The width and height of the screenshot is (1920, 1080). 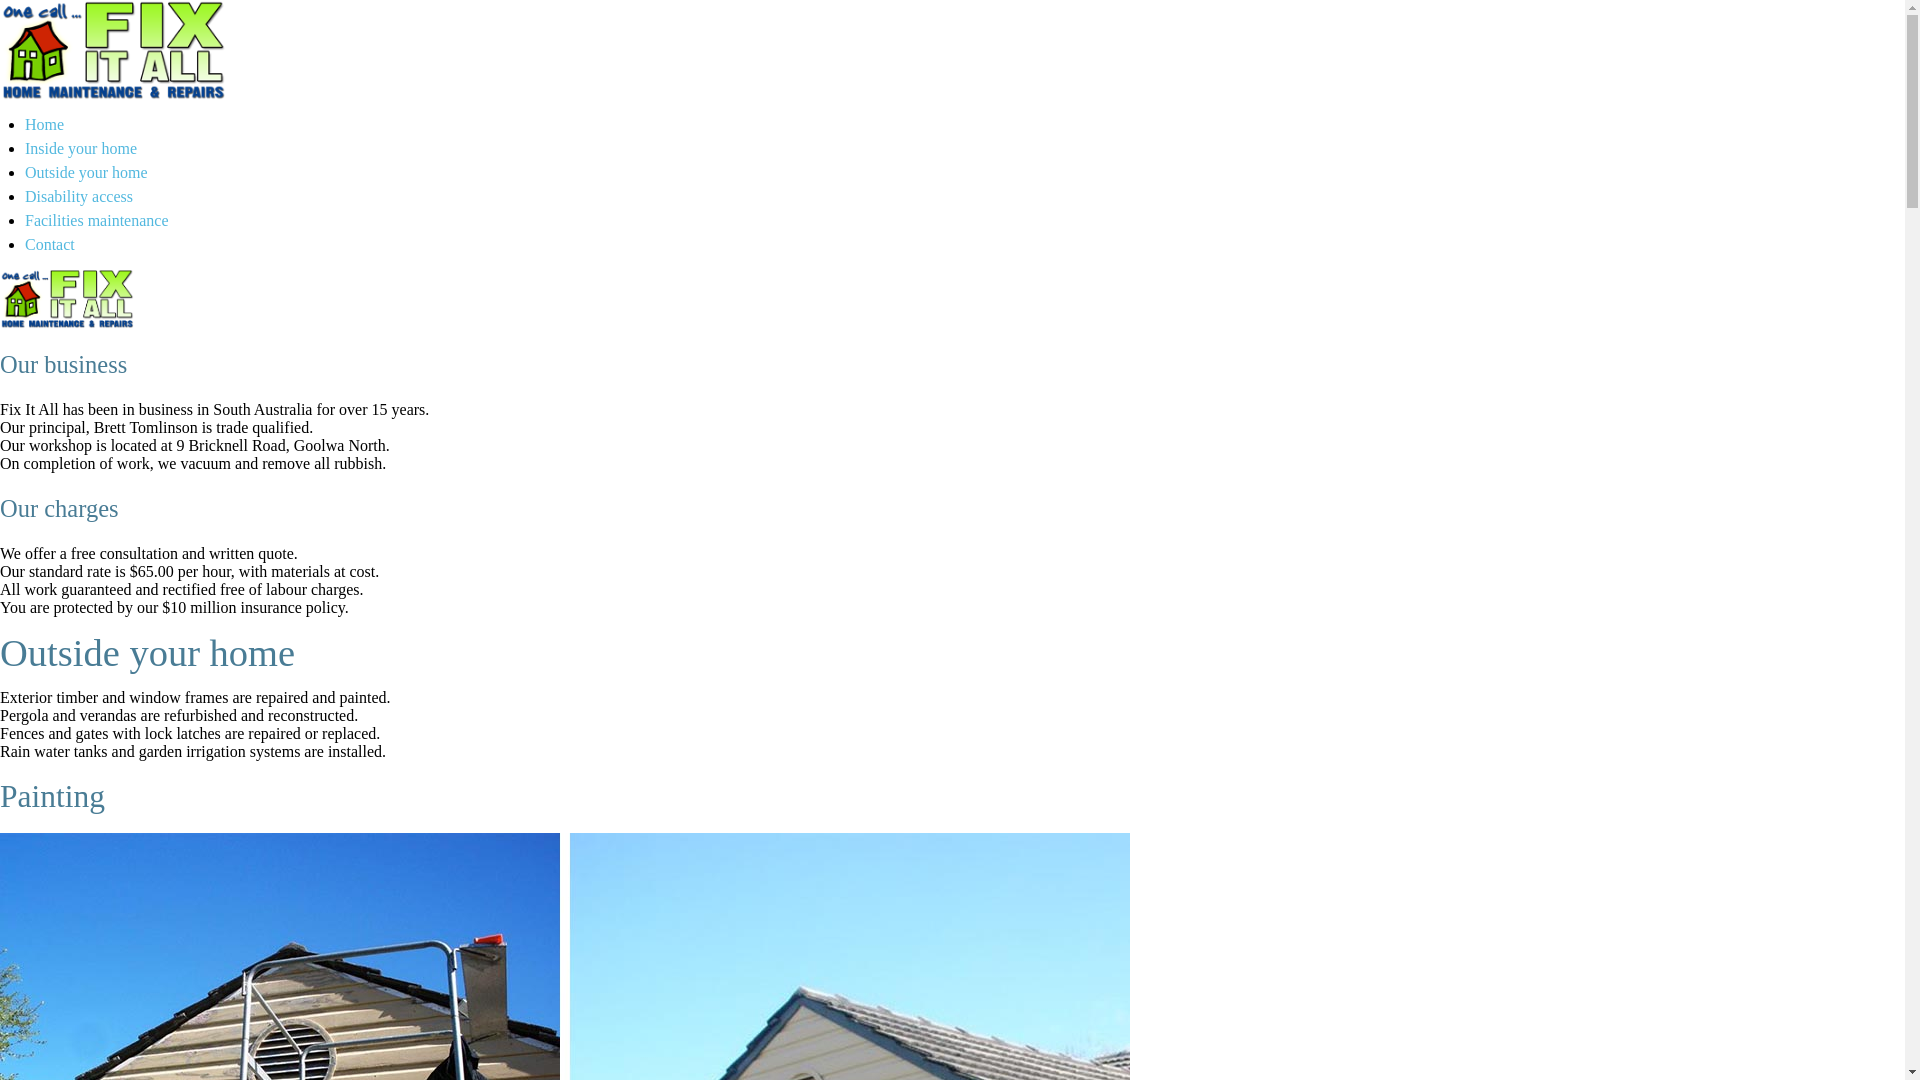 What do you see at coordinates (95, 220) in the screenshot?
I see `'Facilities maintenance'` at bounding box center [95, 220].